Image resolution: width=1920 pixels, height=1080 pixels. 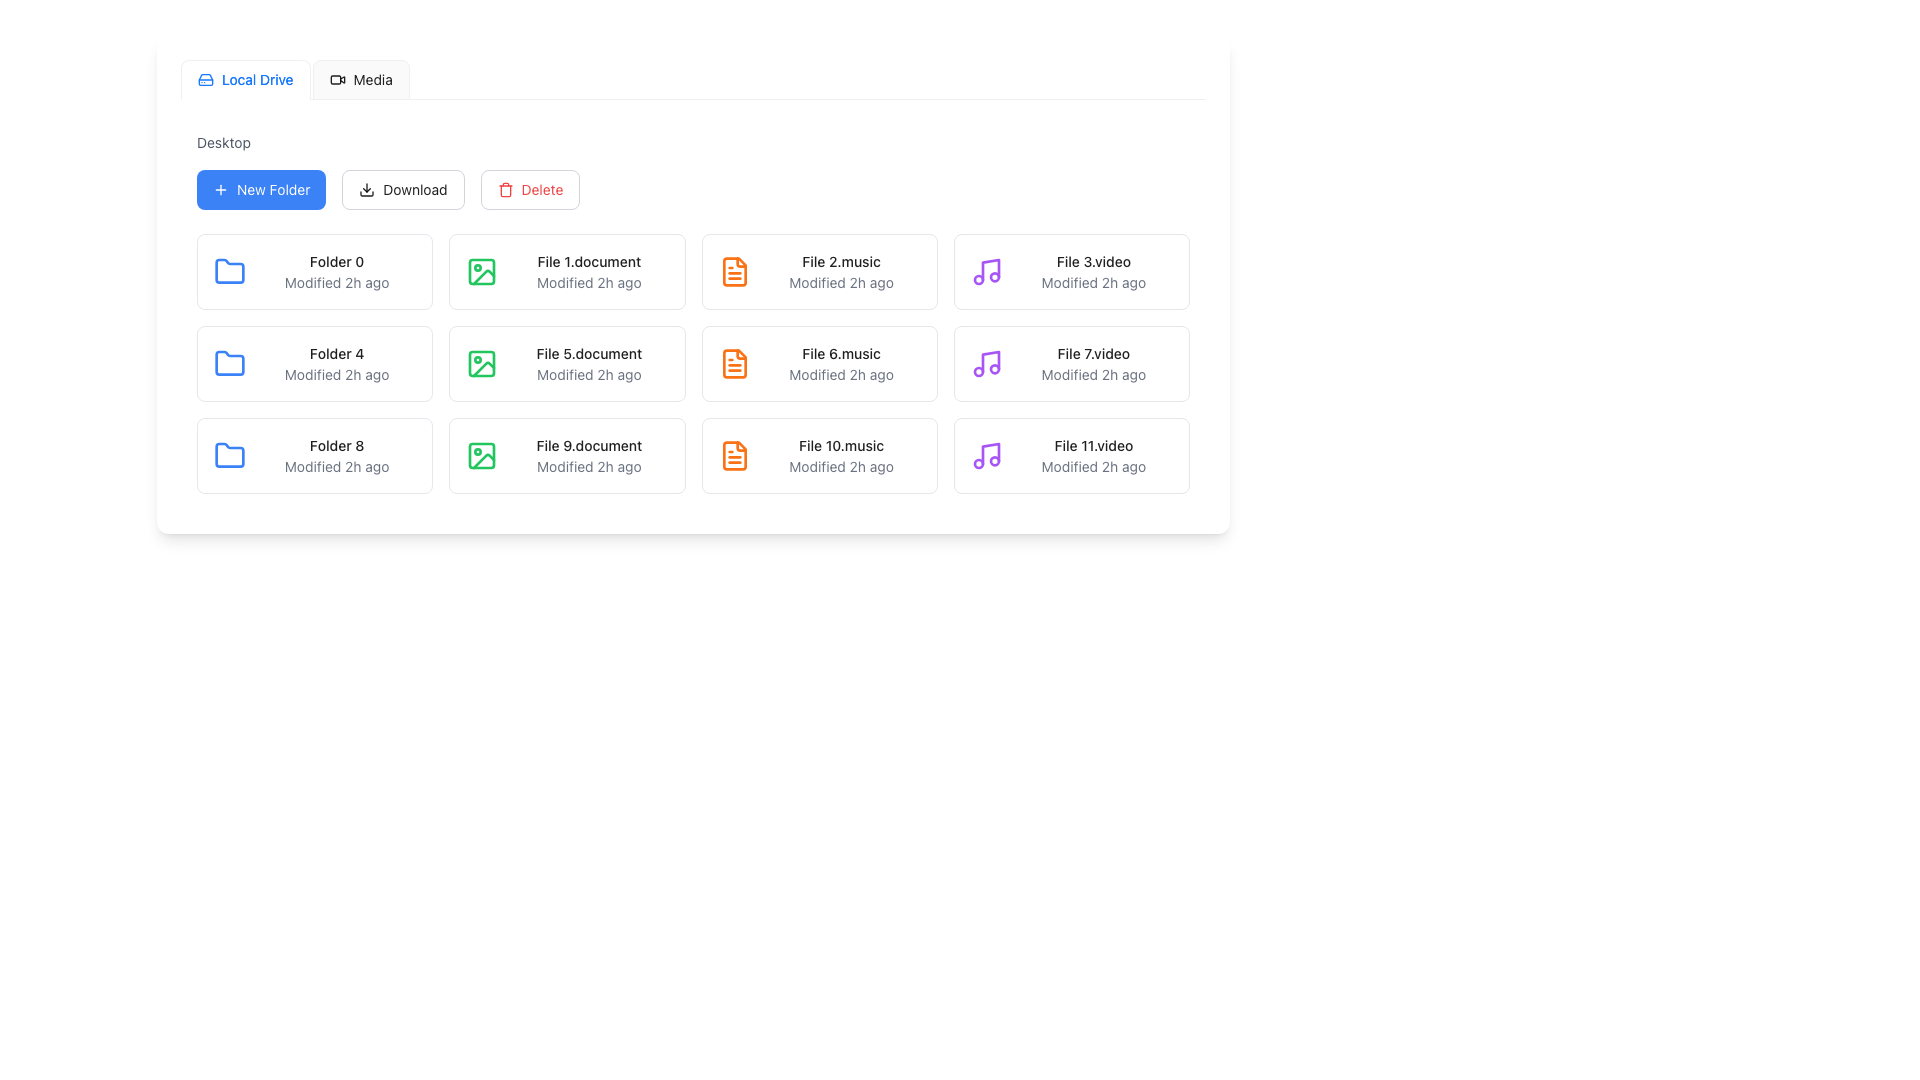 I want to click on the text label that serves as the title or identifier for a file, located in the first row and second column of the grid structure, above the 'Modified 2h ago' label, so click(x=588, y=261).